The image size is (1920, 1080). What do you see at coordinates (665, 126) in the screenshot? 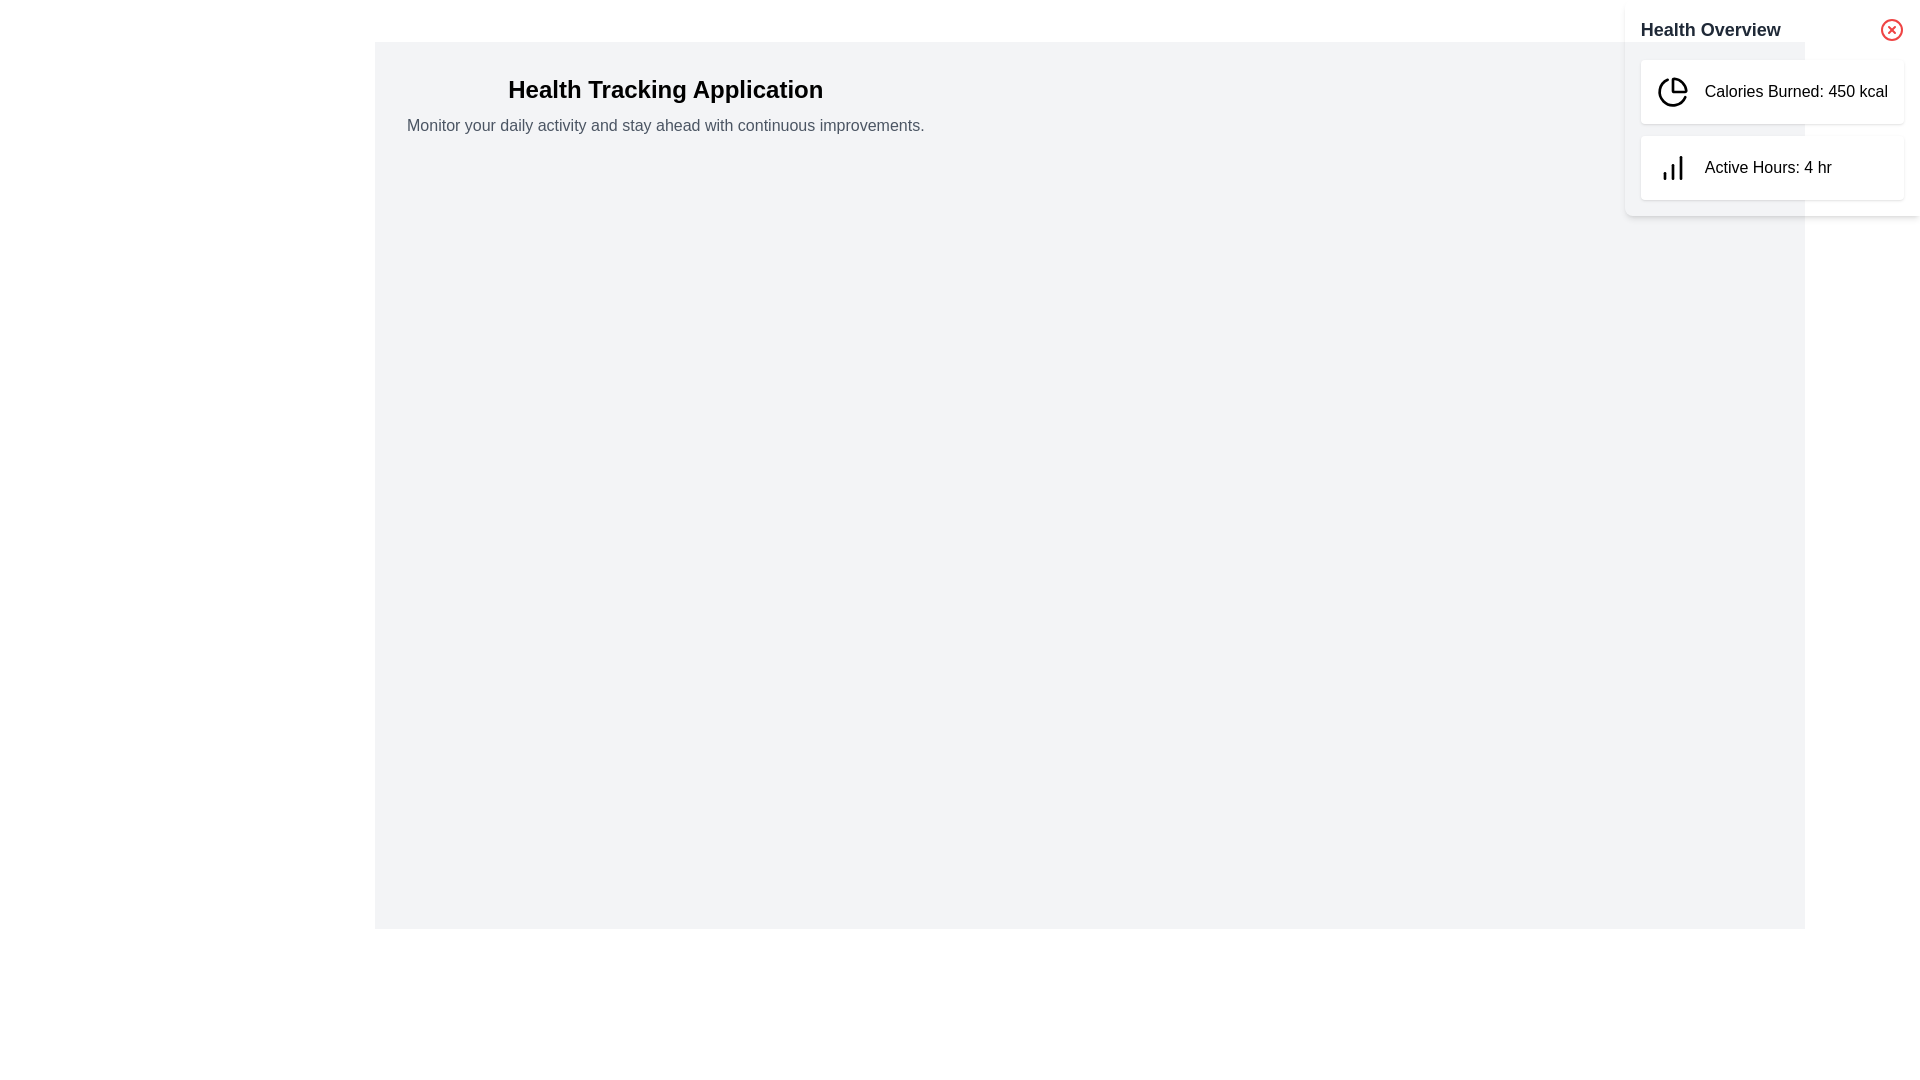
I see `the descriptive text label that provides guidance about the Health Tracking Application, positioned below the heading` at bounding box center [665, 126].